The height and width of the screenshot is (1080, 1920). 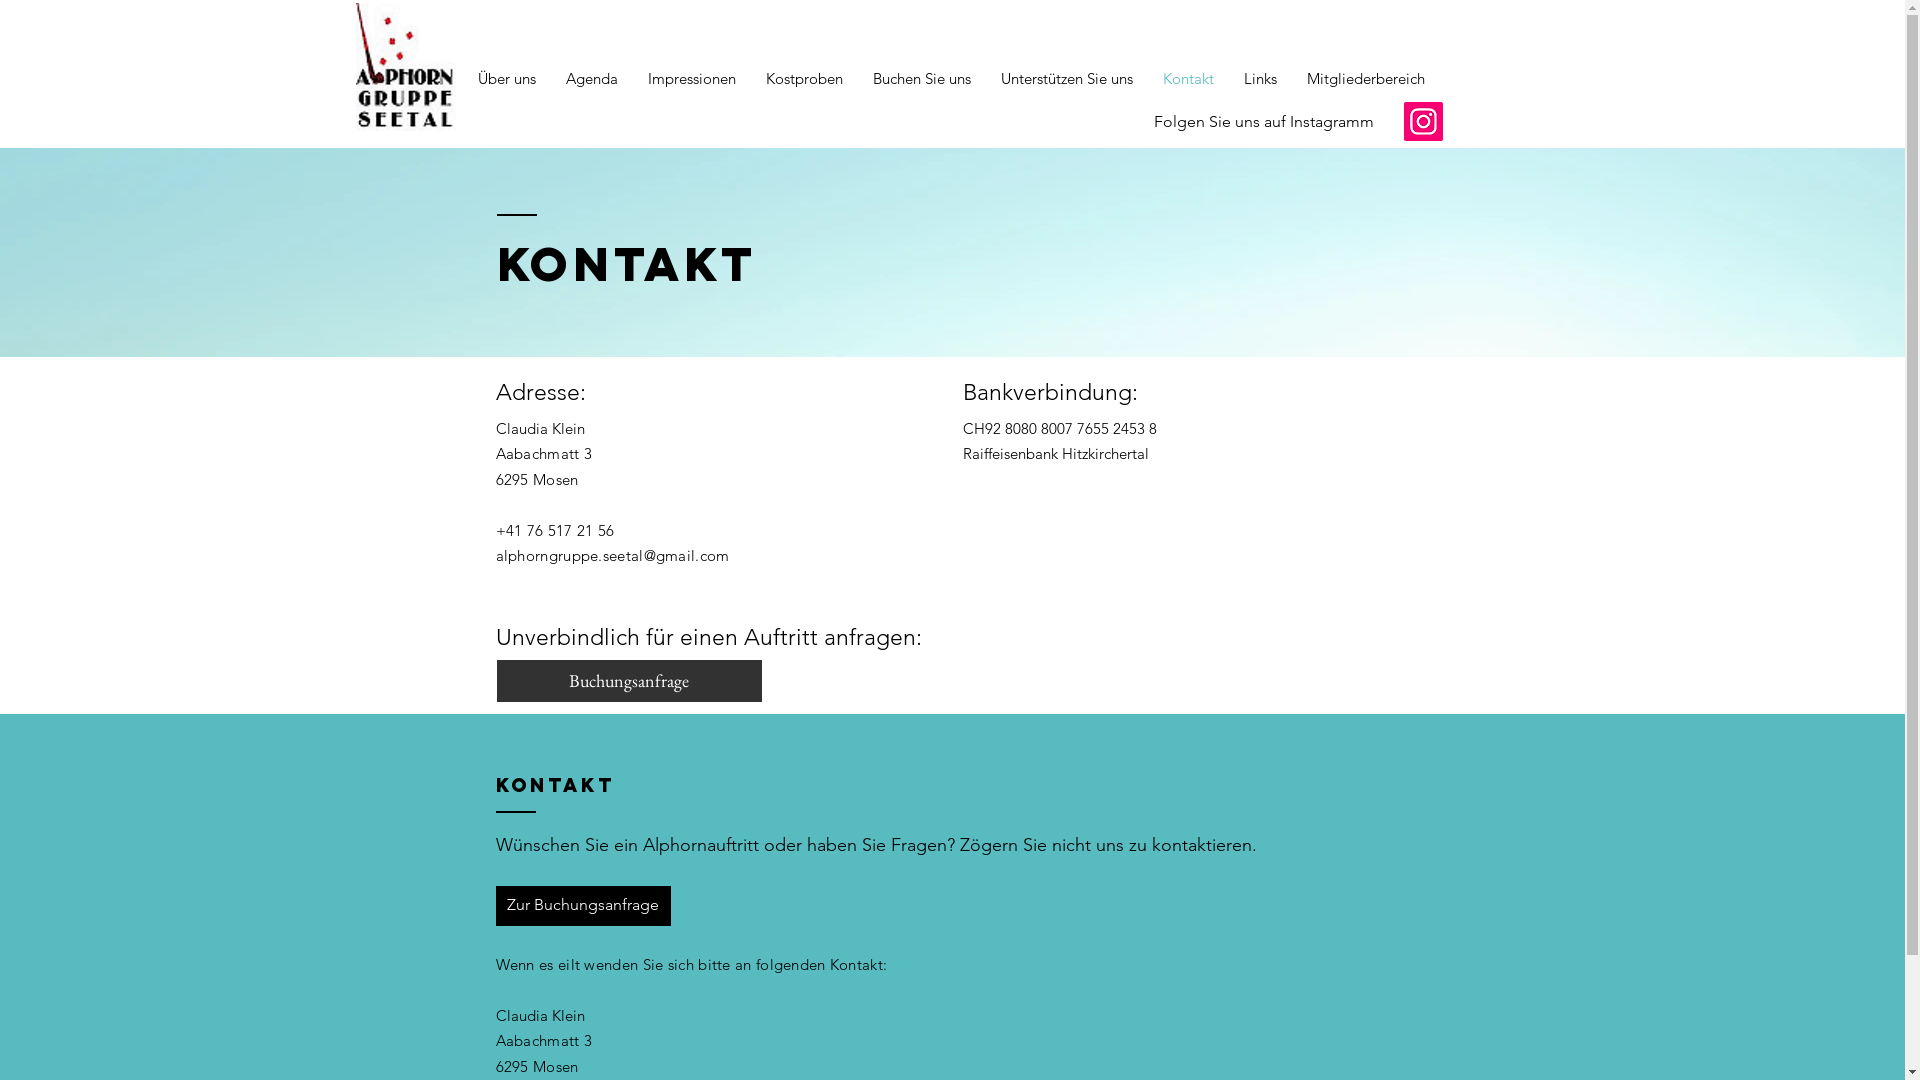 I want to click on 'Impressionen', so click(x=631, y=77).